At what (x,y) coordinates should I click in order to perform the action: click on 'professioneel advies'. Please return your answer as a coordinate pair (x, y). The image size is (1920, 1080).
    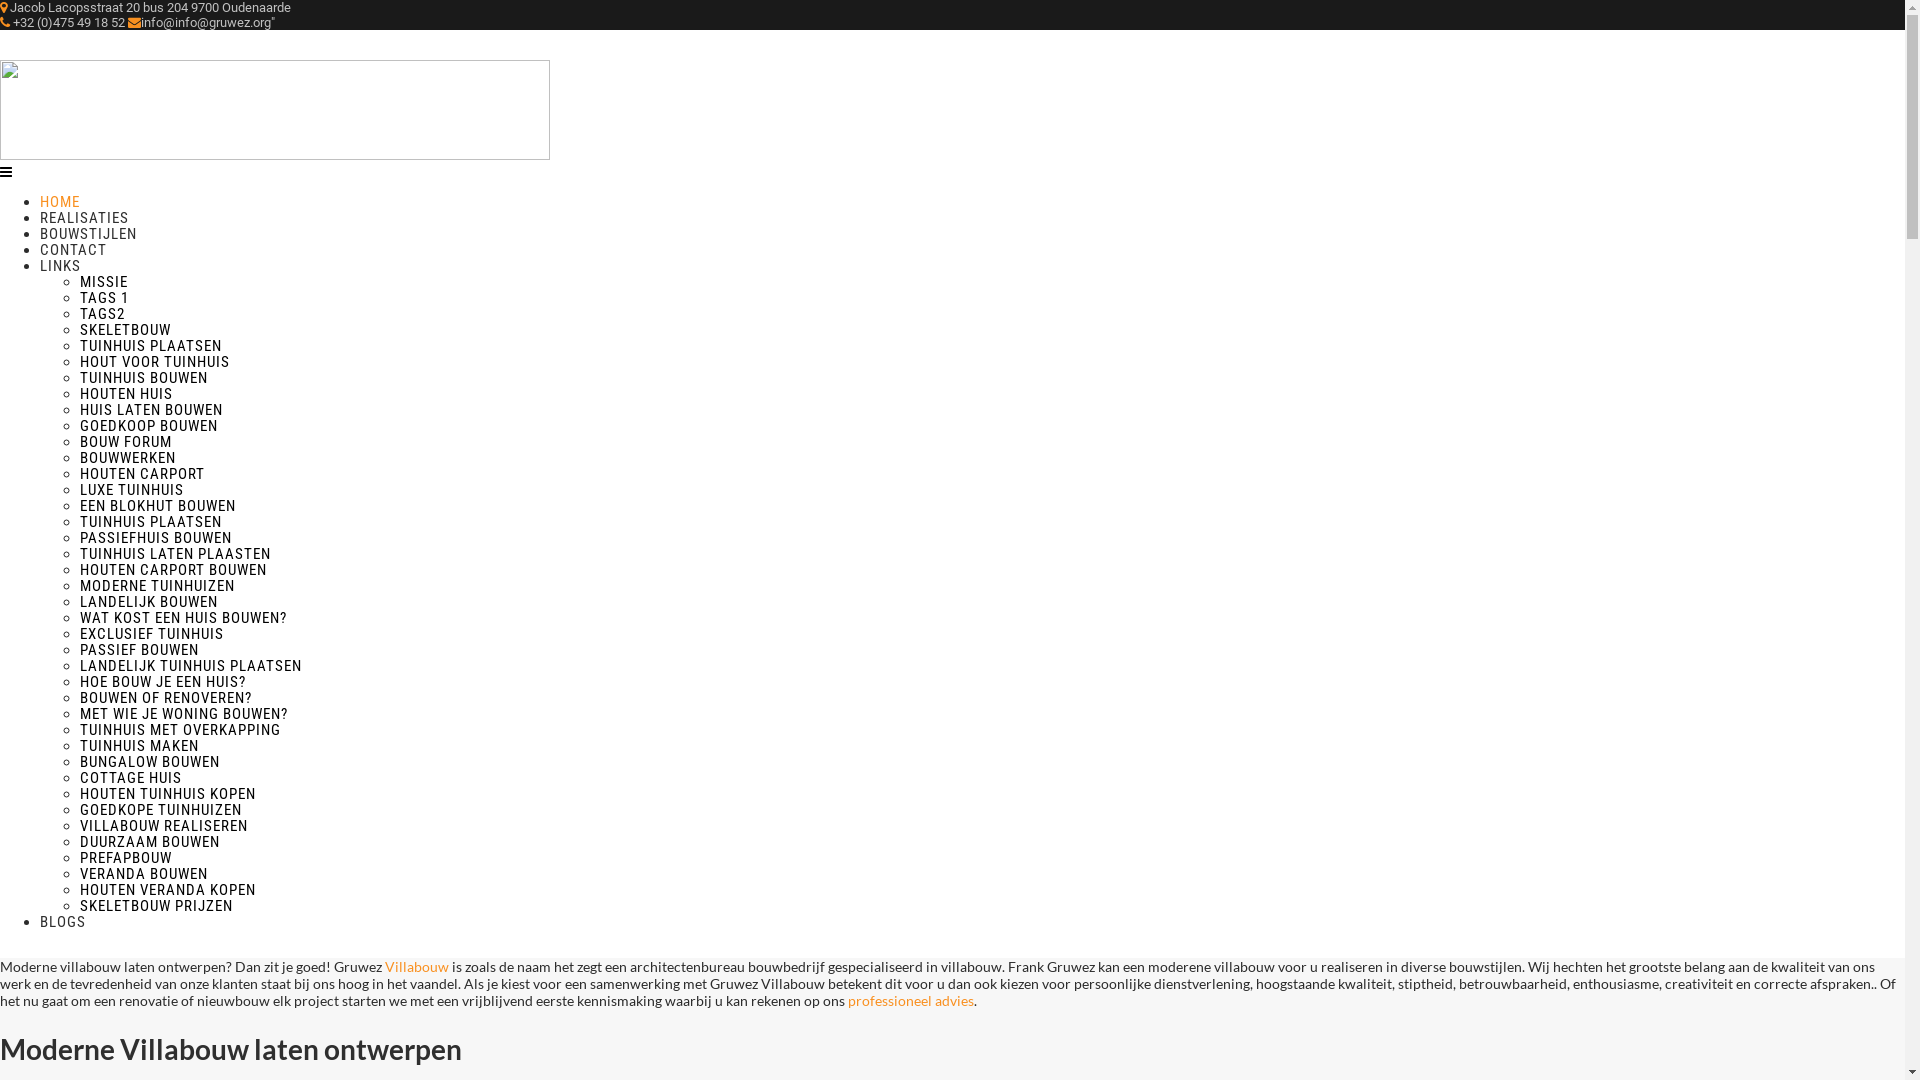
    Looking at the image, I should click on (910, 1000).